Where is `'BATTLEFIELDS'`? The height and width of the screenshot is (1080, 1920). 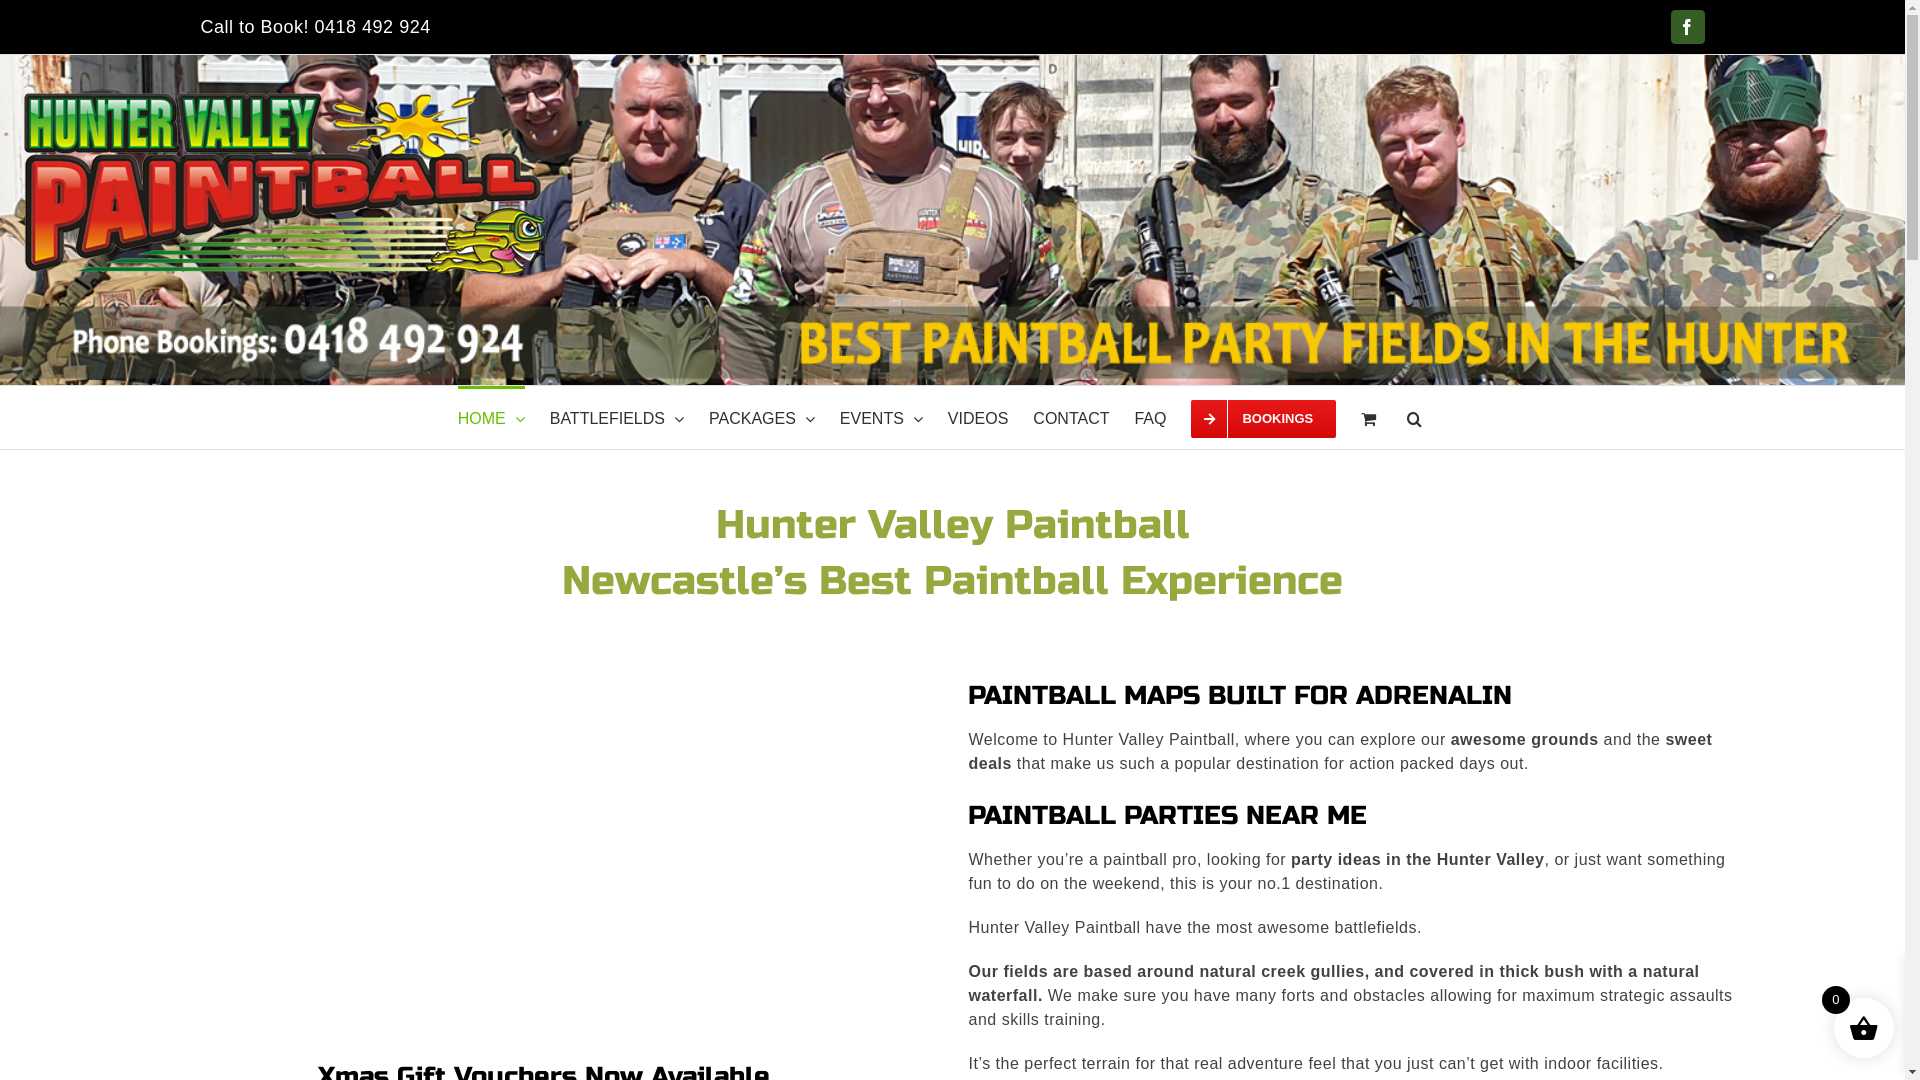
'BATTLEFIELDS' is located at coordinates (616, 416).